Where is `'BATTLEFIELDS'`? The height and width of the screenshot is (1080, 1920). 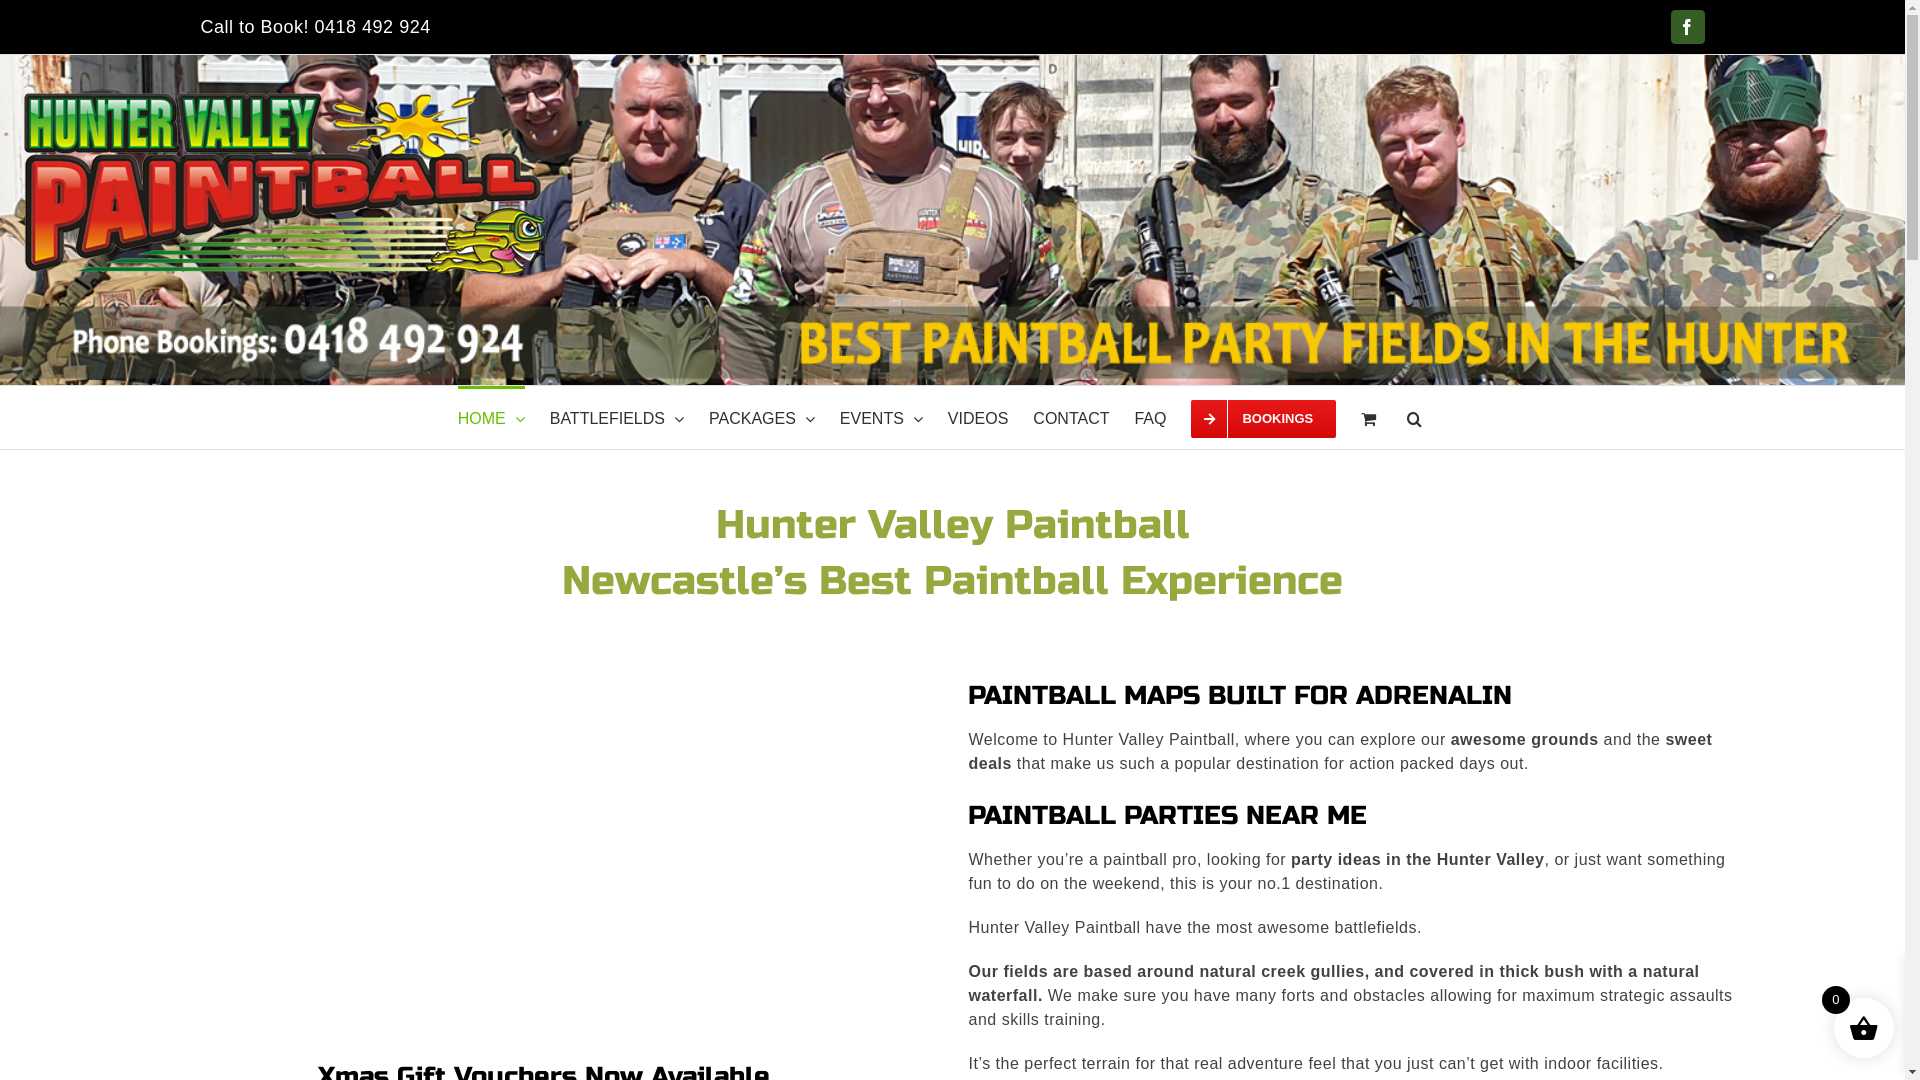
'BATTLEFIELDS' is located at coordinates (616, 416).